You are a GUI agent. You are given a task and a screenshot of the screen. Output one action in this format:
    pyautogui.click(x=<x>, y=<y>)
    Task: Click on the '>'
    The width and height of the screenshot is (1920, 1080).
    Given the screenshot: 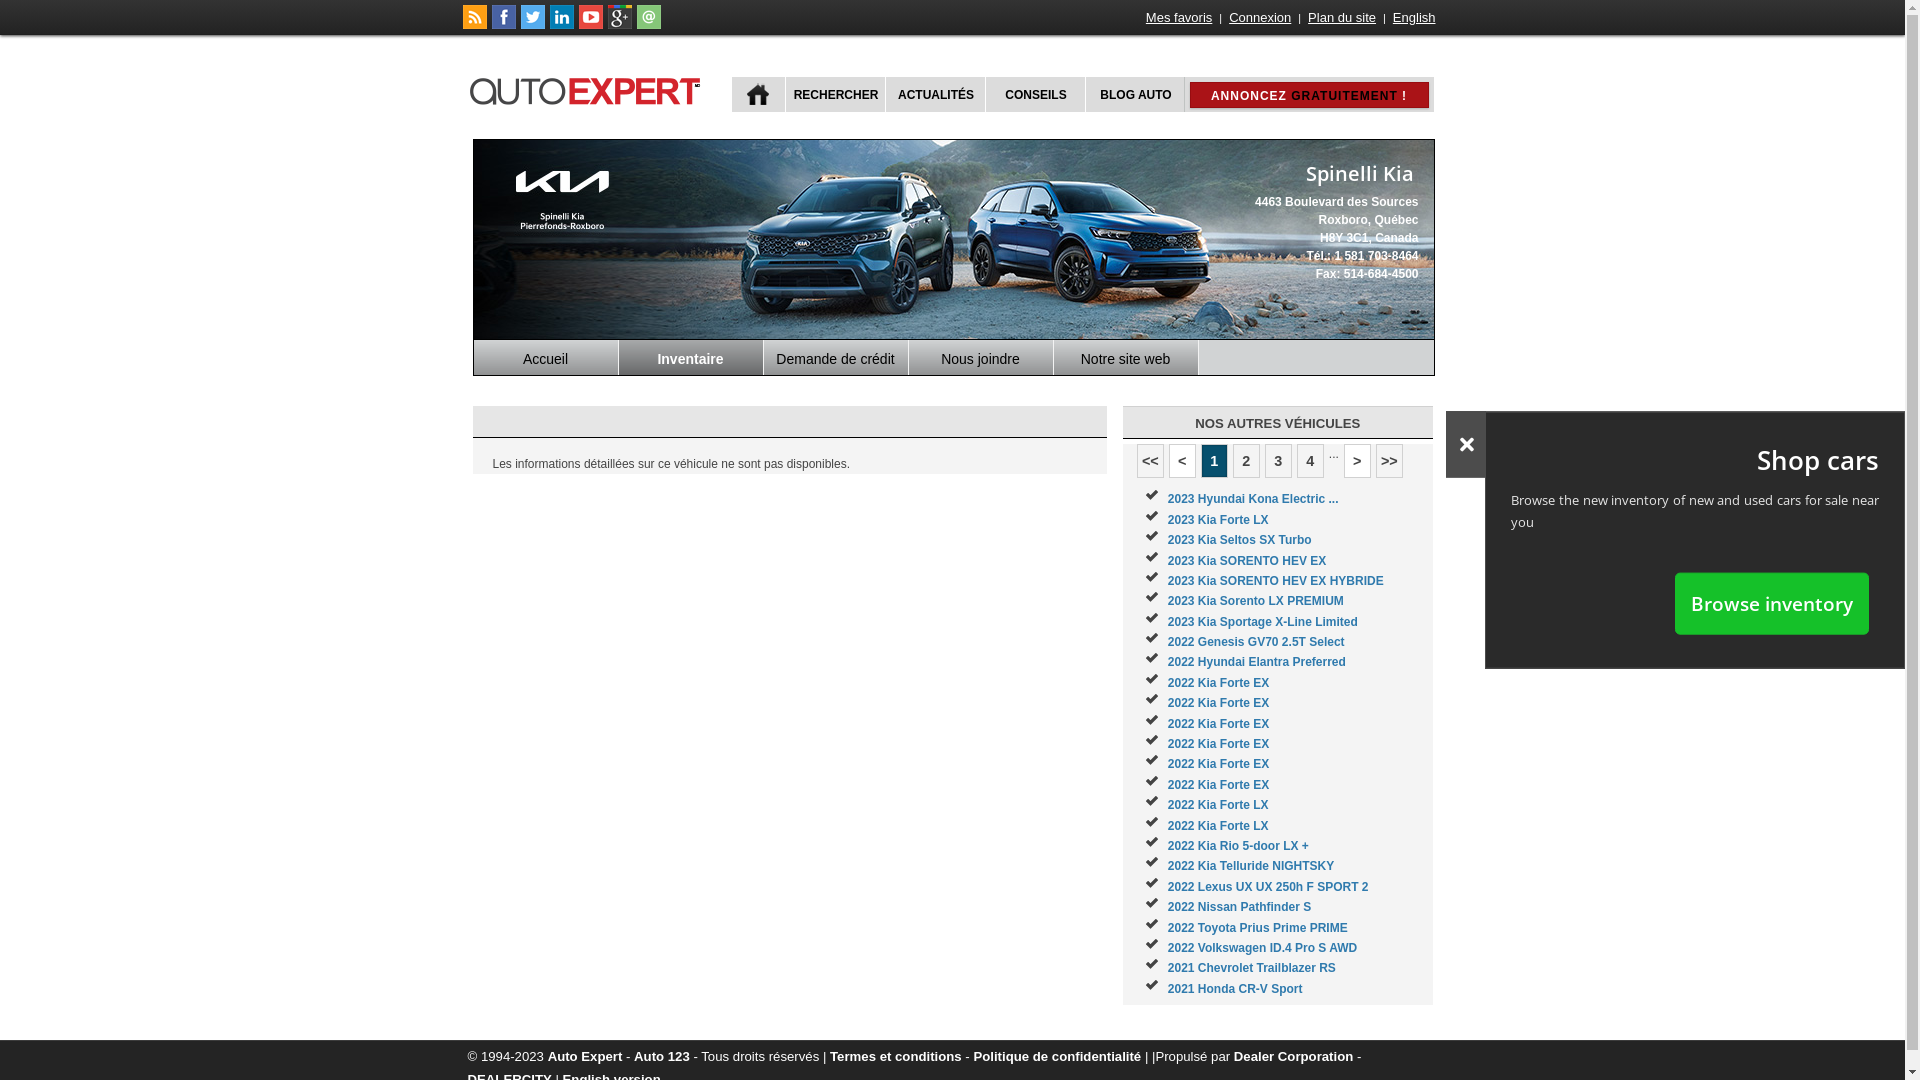 What is the action you would take?
    pyautogui.click(x=1357, y=461)
    